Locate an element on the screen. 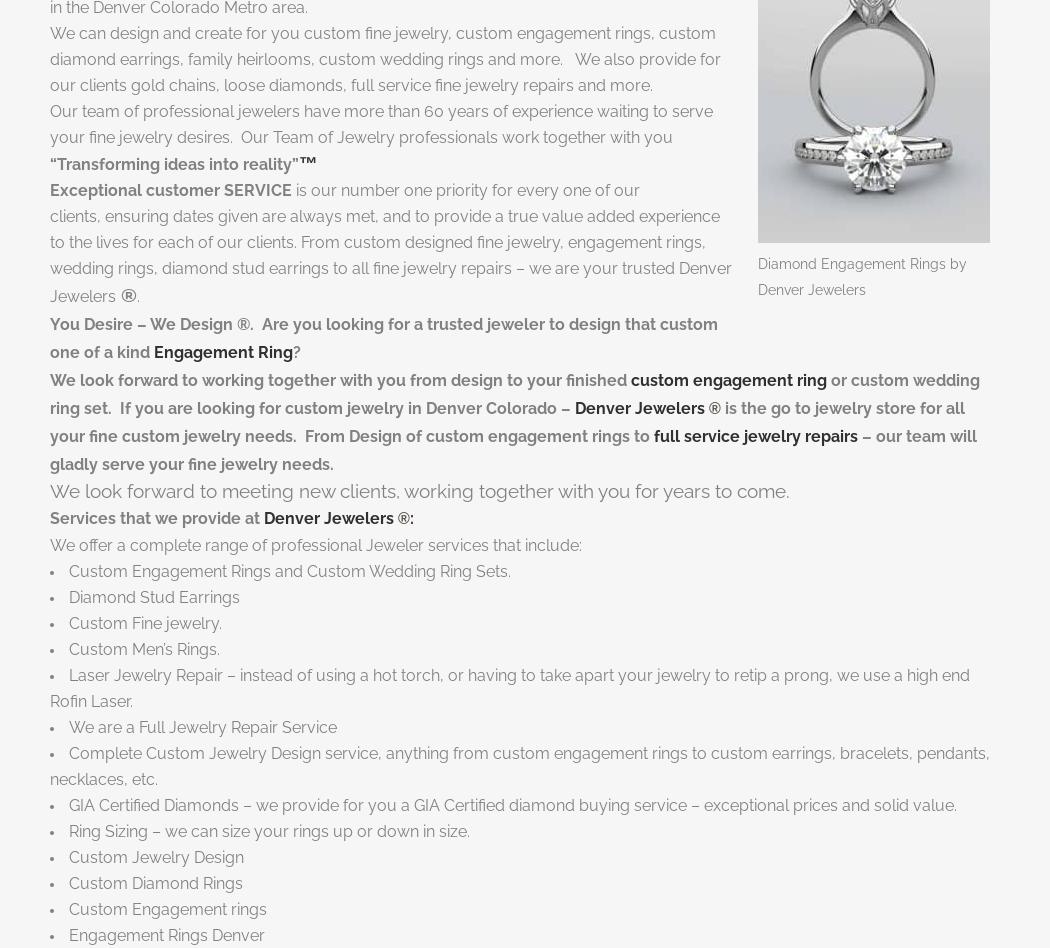 This screenshot has height=948, width=1050. '– our team' is located at coordinates (904, 434).